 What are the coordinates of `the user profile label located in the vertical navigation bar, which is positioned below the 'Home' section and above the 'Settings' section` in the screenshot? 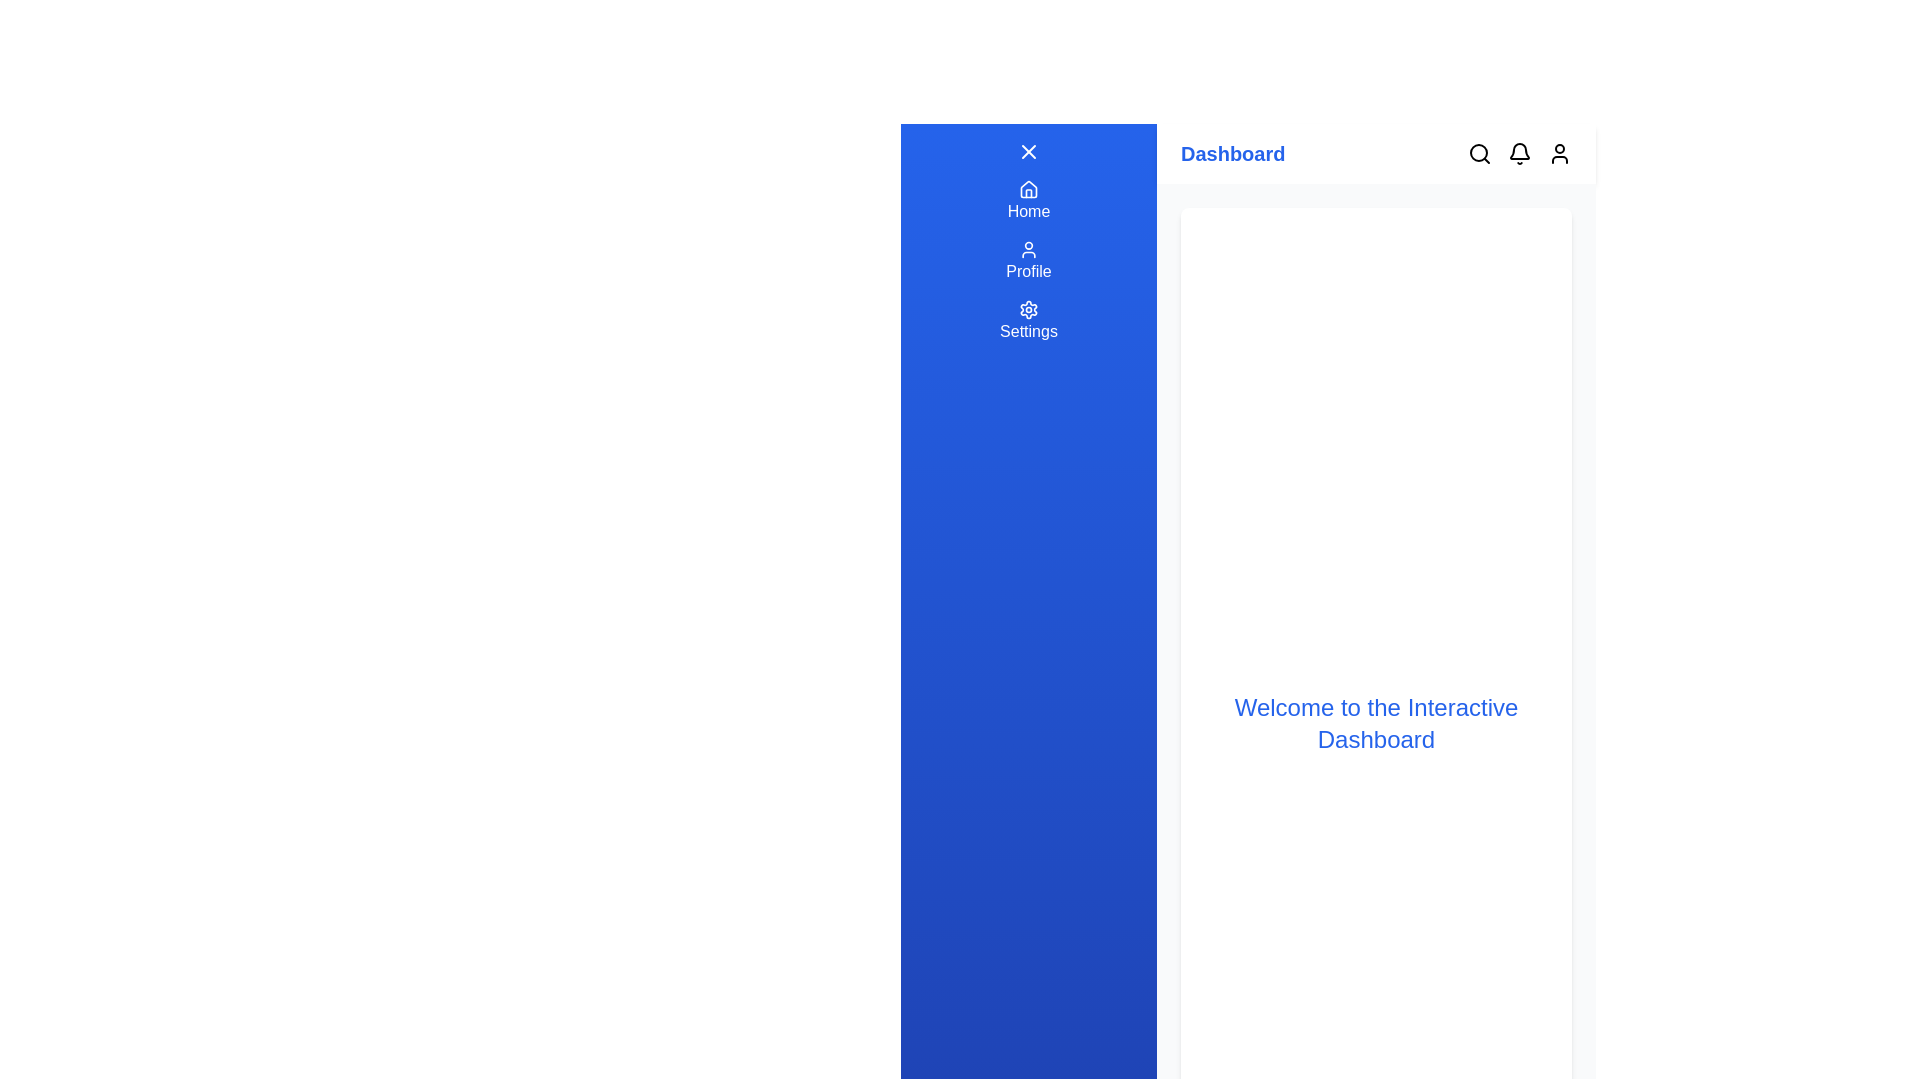 It's located at (1028, 271).